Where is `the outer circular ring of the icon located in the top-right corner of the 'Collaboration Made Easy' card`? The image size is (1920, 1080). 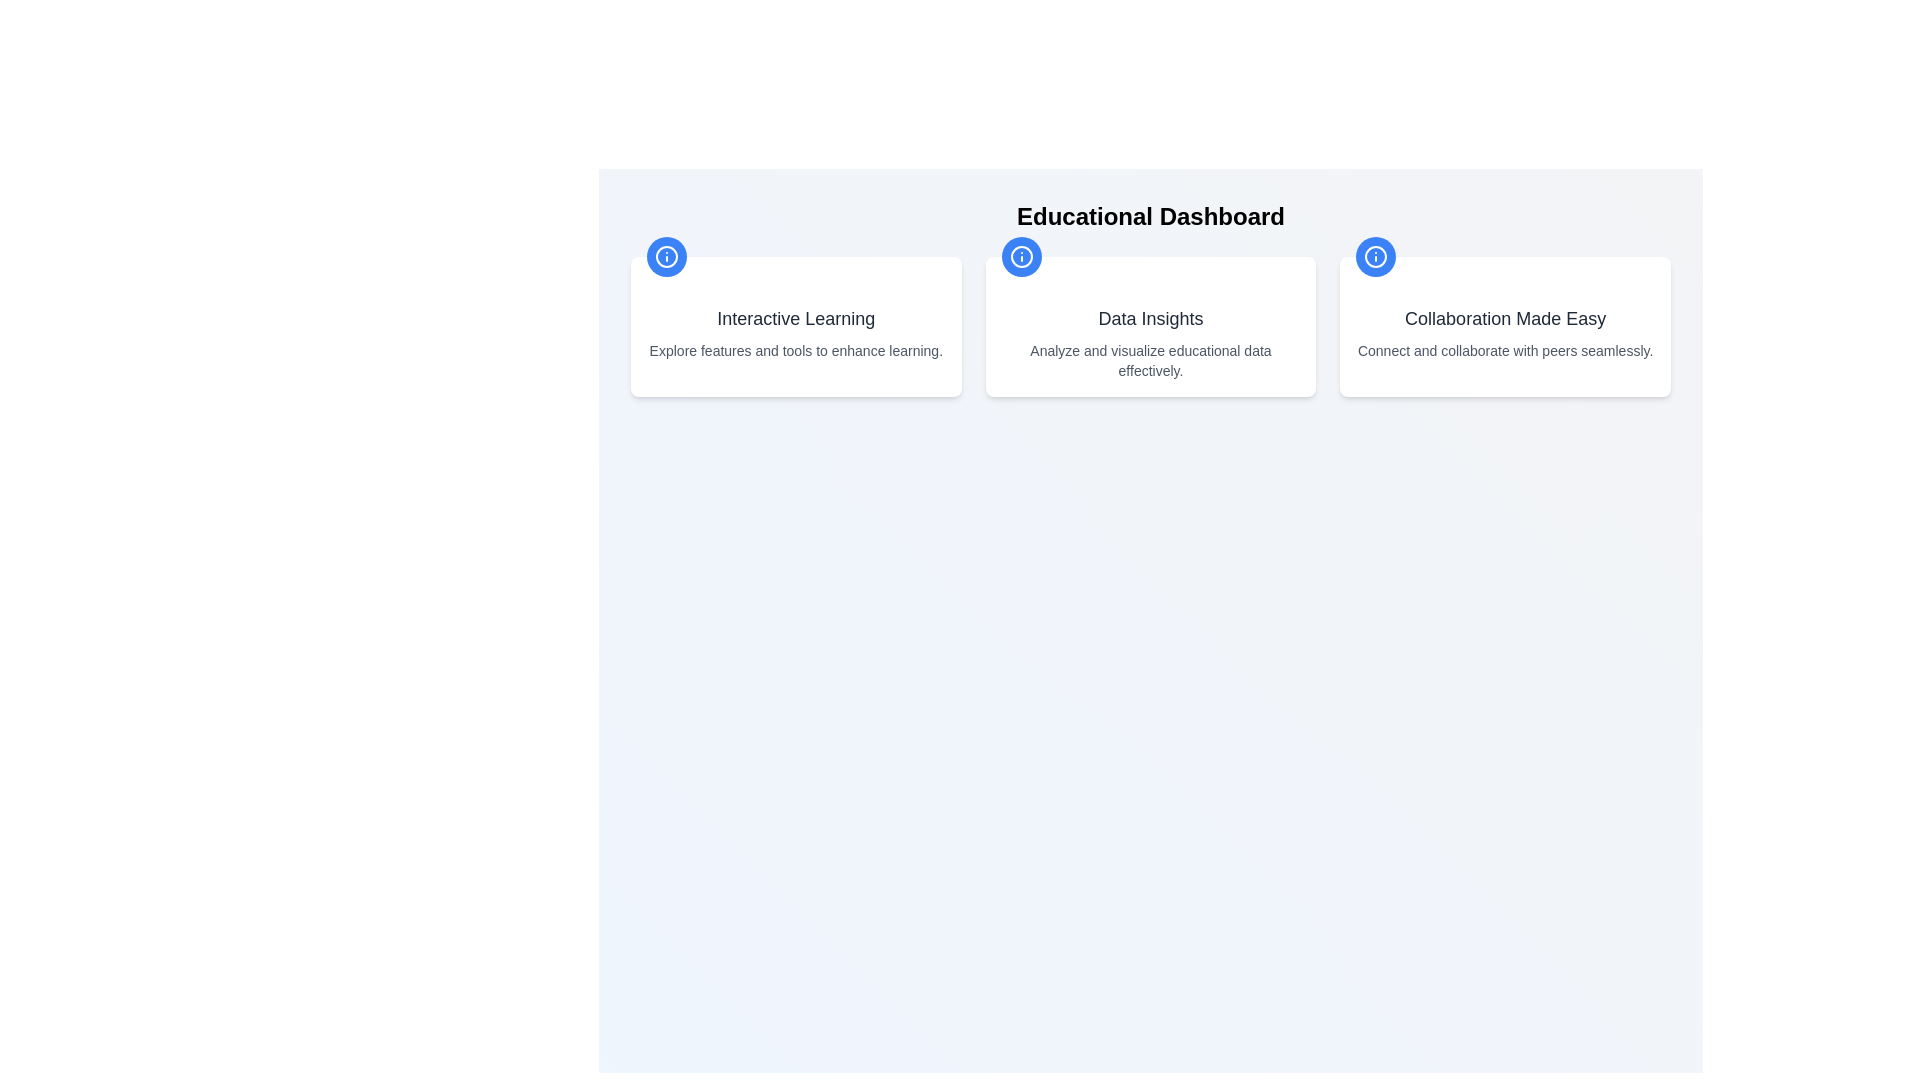 the outer circular ring of the icon located in the top-right corner of the 'Collaboration Made Easy' card is located at coordinates (1375, 256).